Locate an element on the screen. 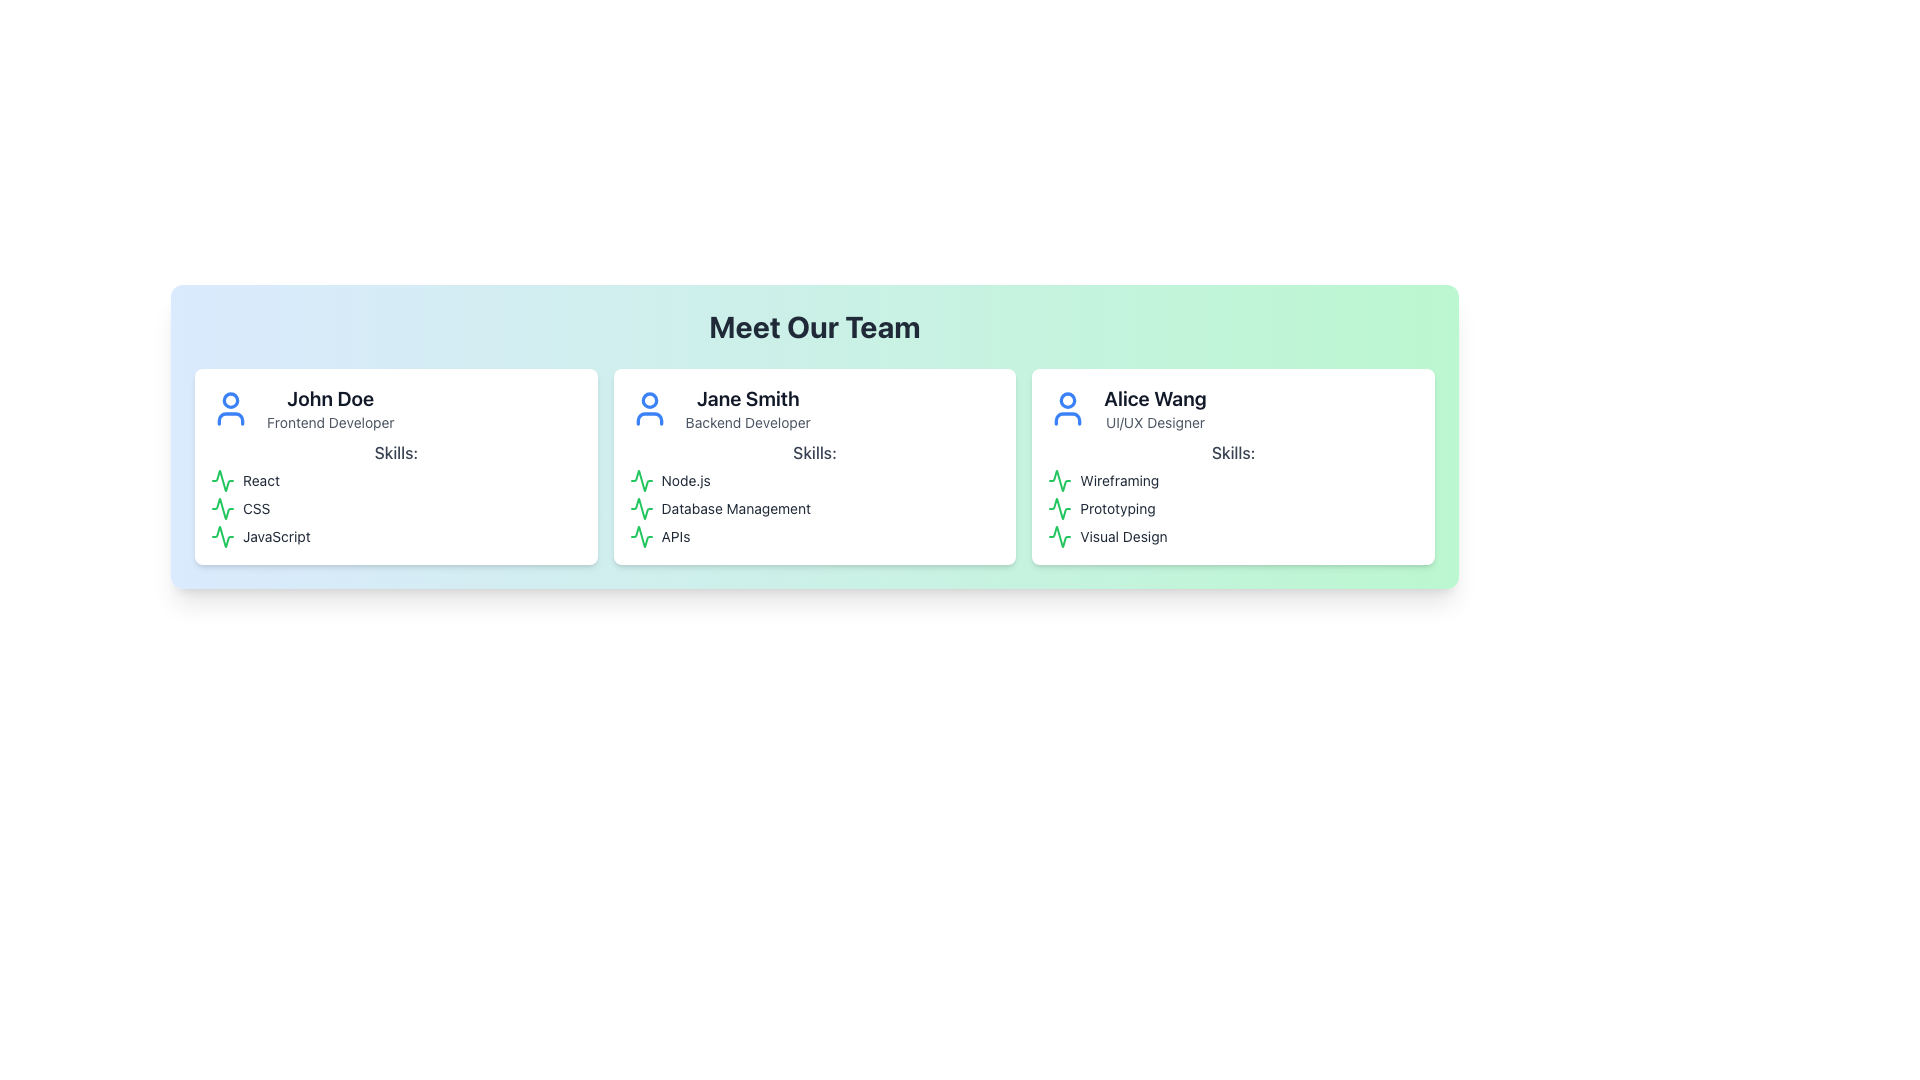  text label that describes Alice Wang's professional title or role, which is located in the 'Meet Our Team' section, directly beneath her name and above her listed skills is located at coordinates (1155, 422).